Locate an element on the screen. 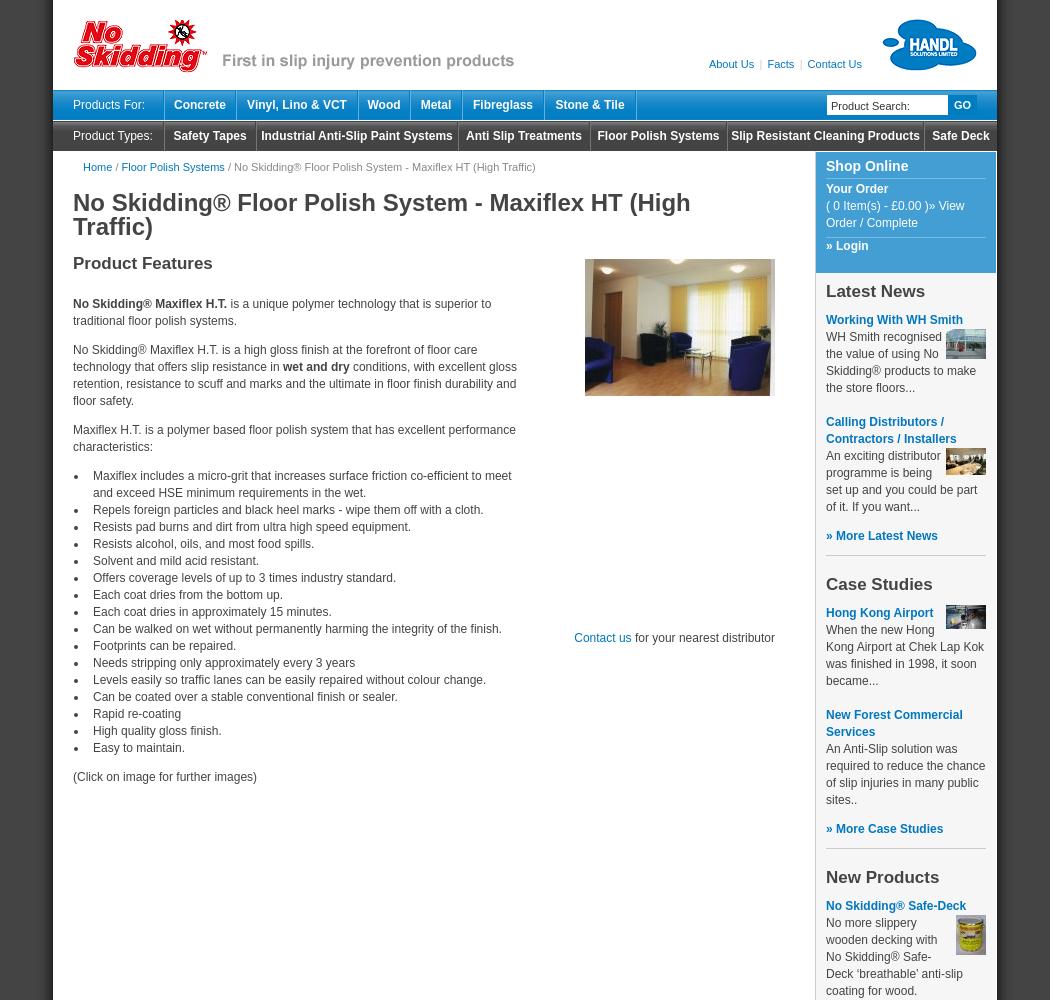 This screenshot has width=1050, height=1000. '» More Latest News' is located at coordinates (881, 536).